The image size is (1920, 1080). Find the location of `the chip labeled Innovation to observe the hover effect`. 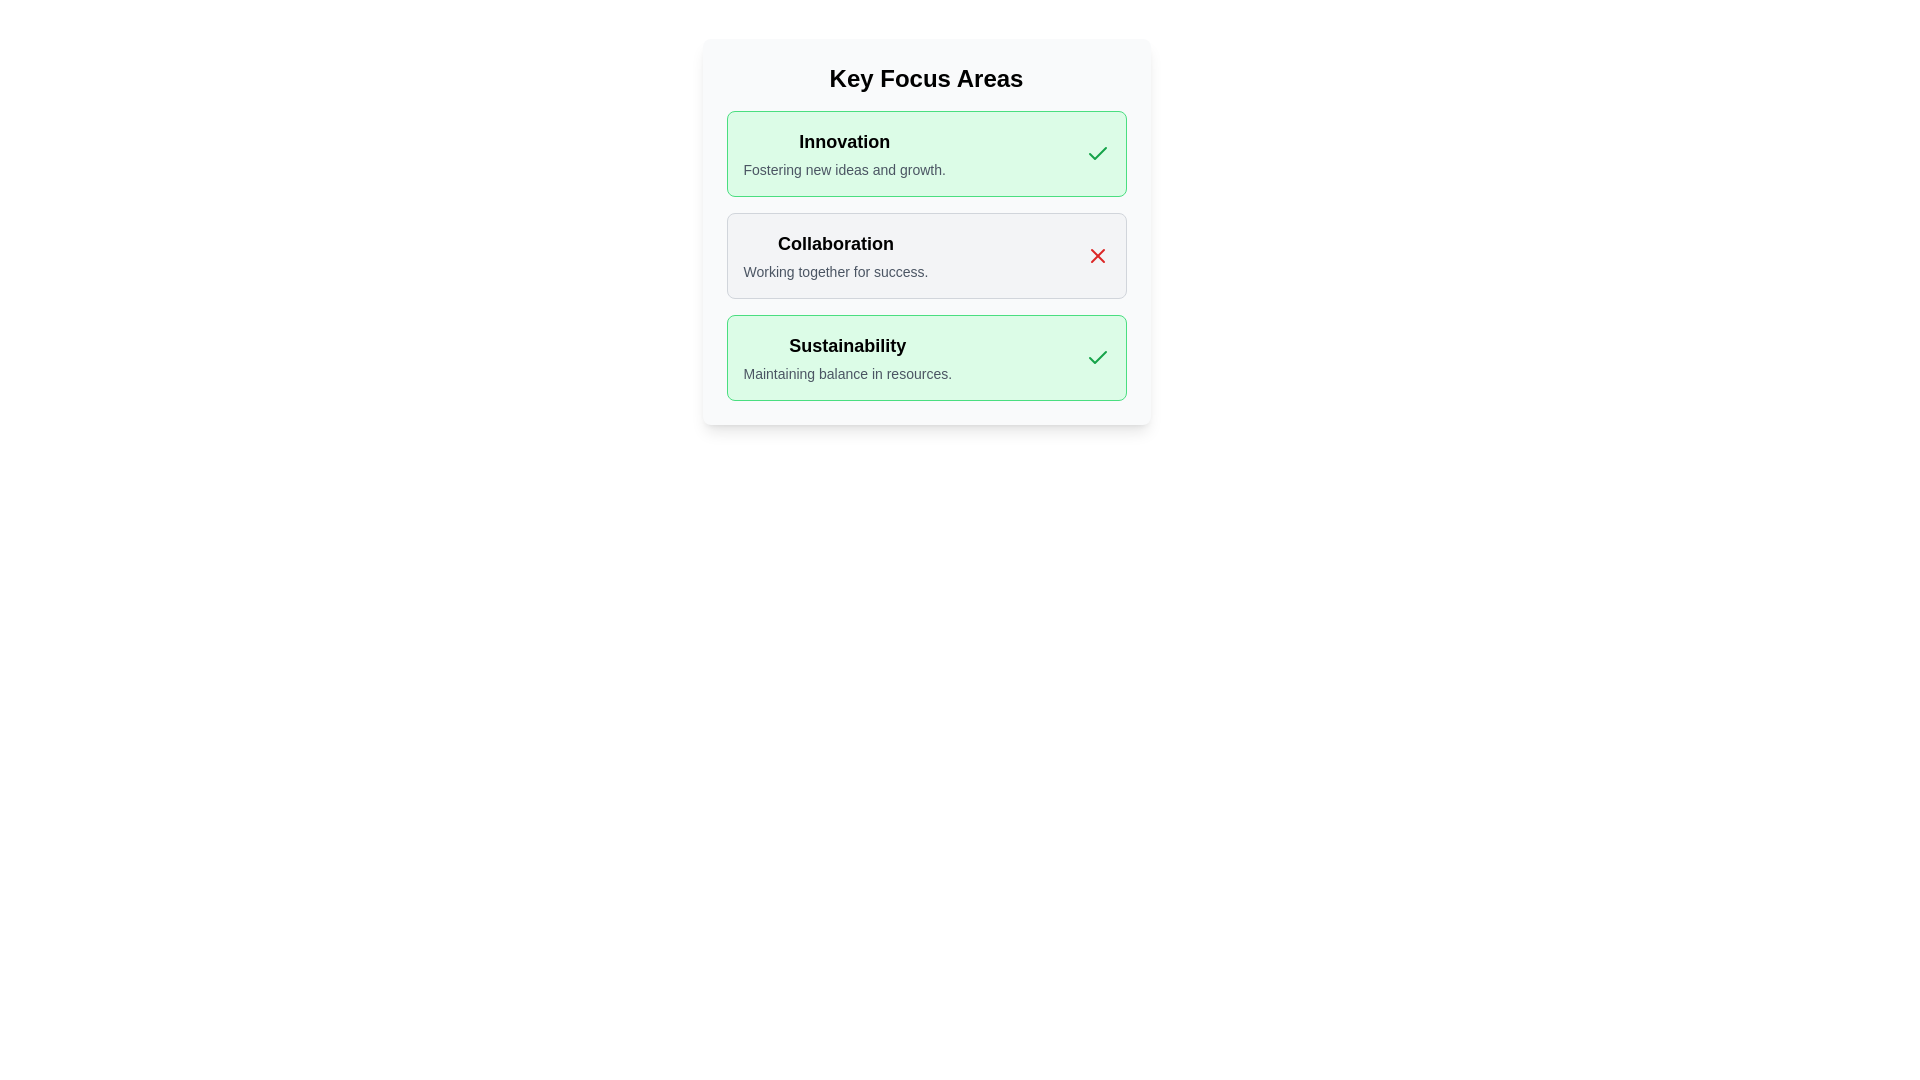

the chip labeled Innovation to observe the hover effect is located at coordinates (925, 153).